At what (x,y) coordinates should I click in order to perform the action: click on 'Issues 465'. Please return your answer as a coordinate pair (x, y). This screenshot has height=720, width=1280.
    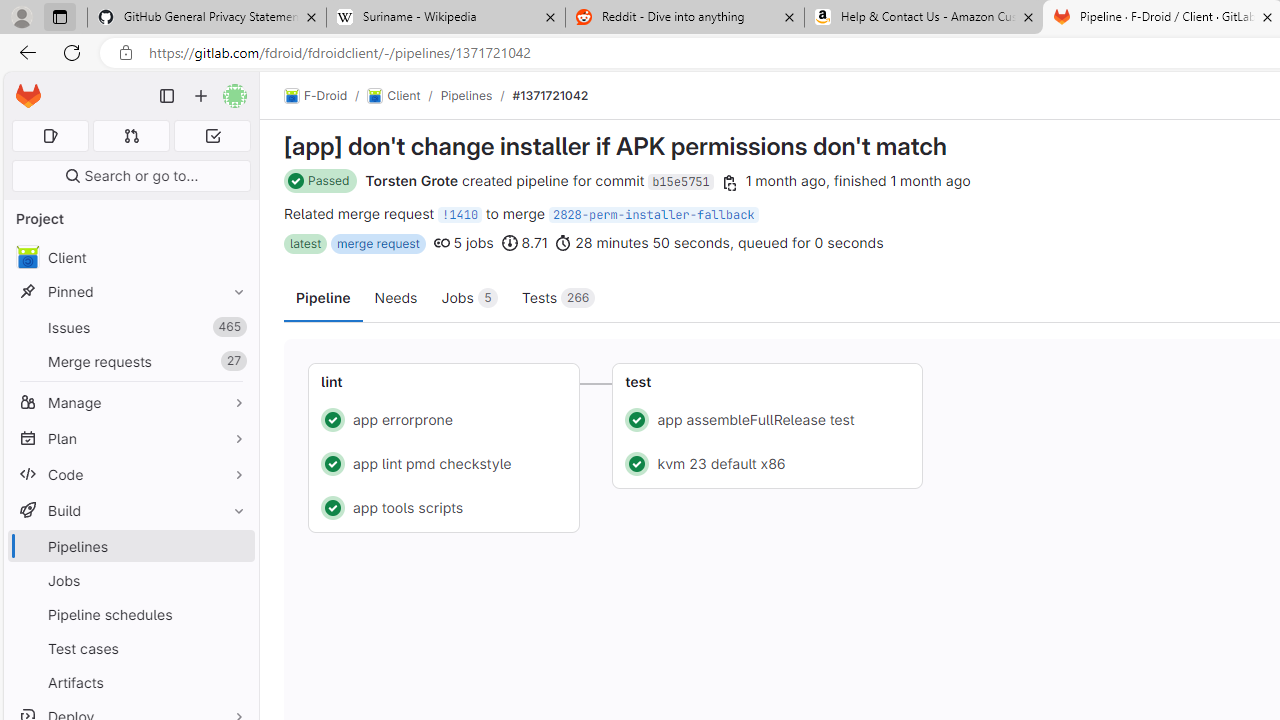
    Looking at the image, I should click on (130, 326).